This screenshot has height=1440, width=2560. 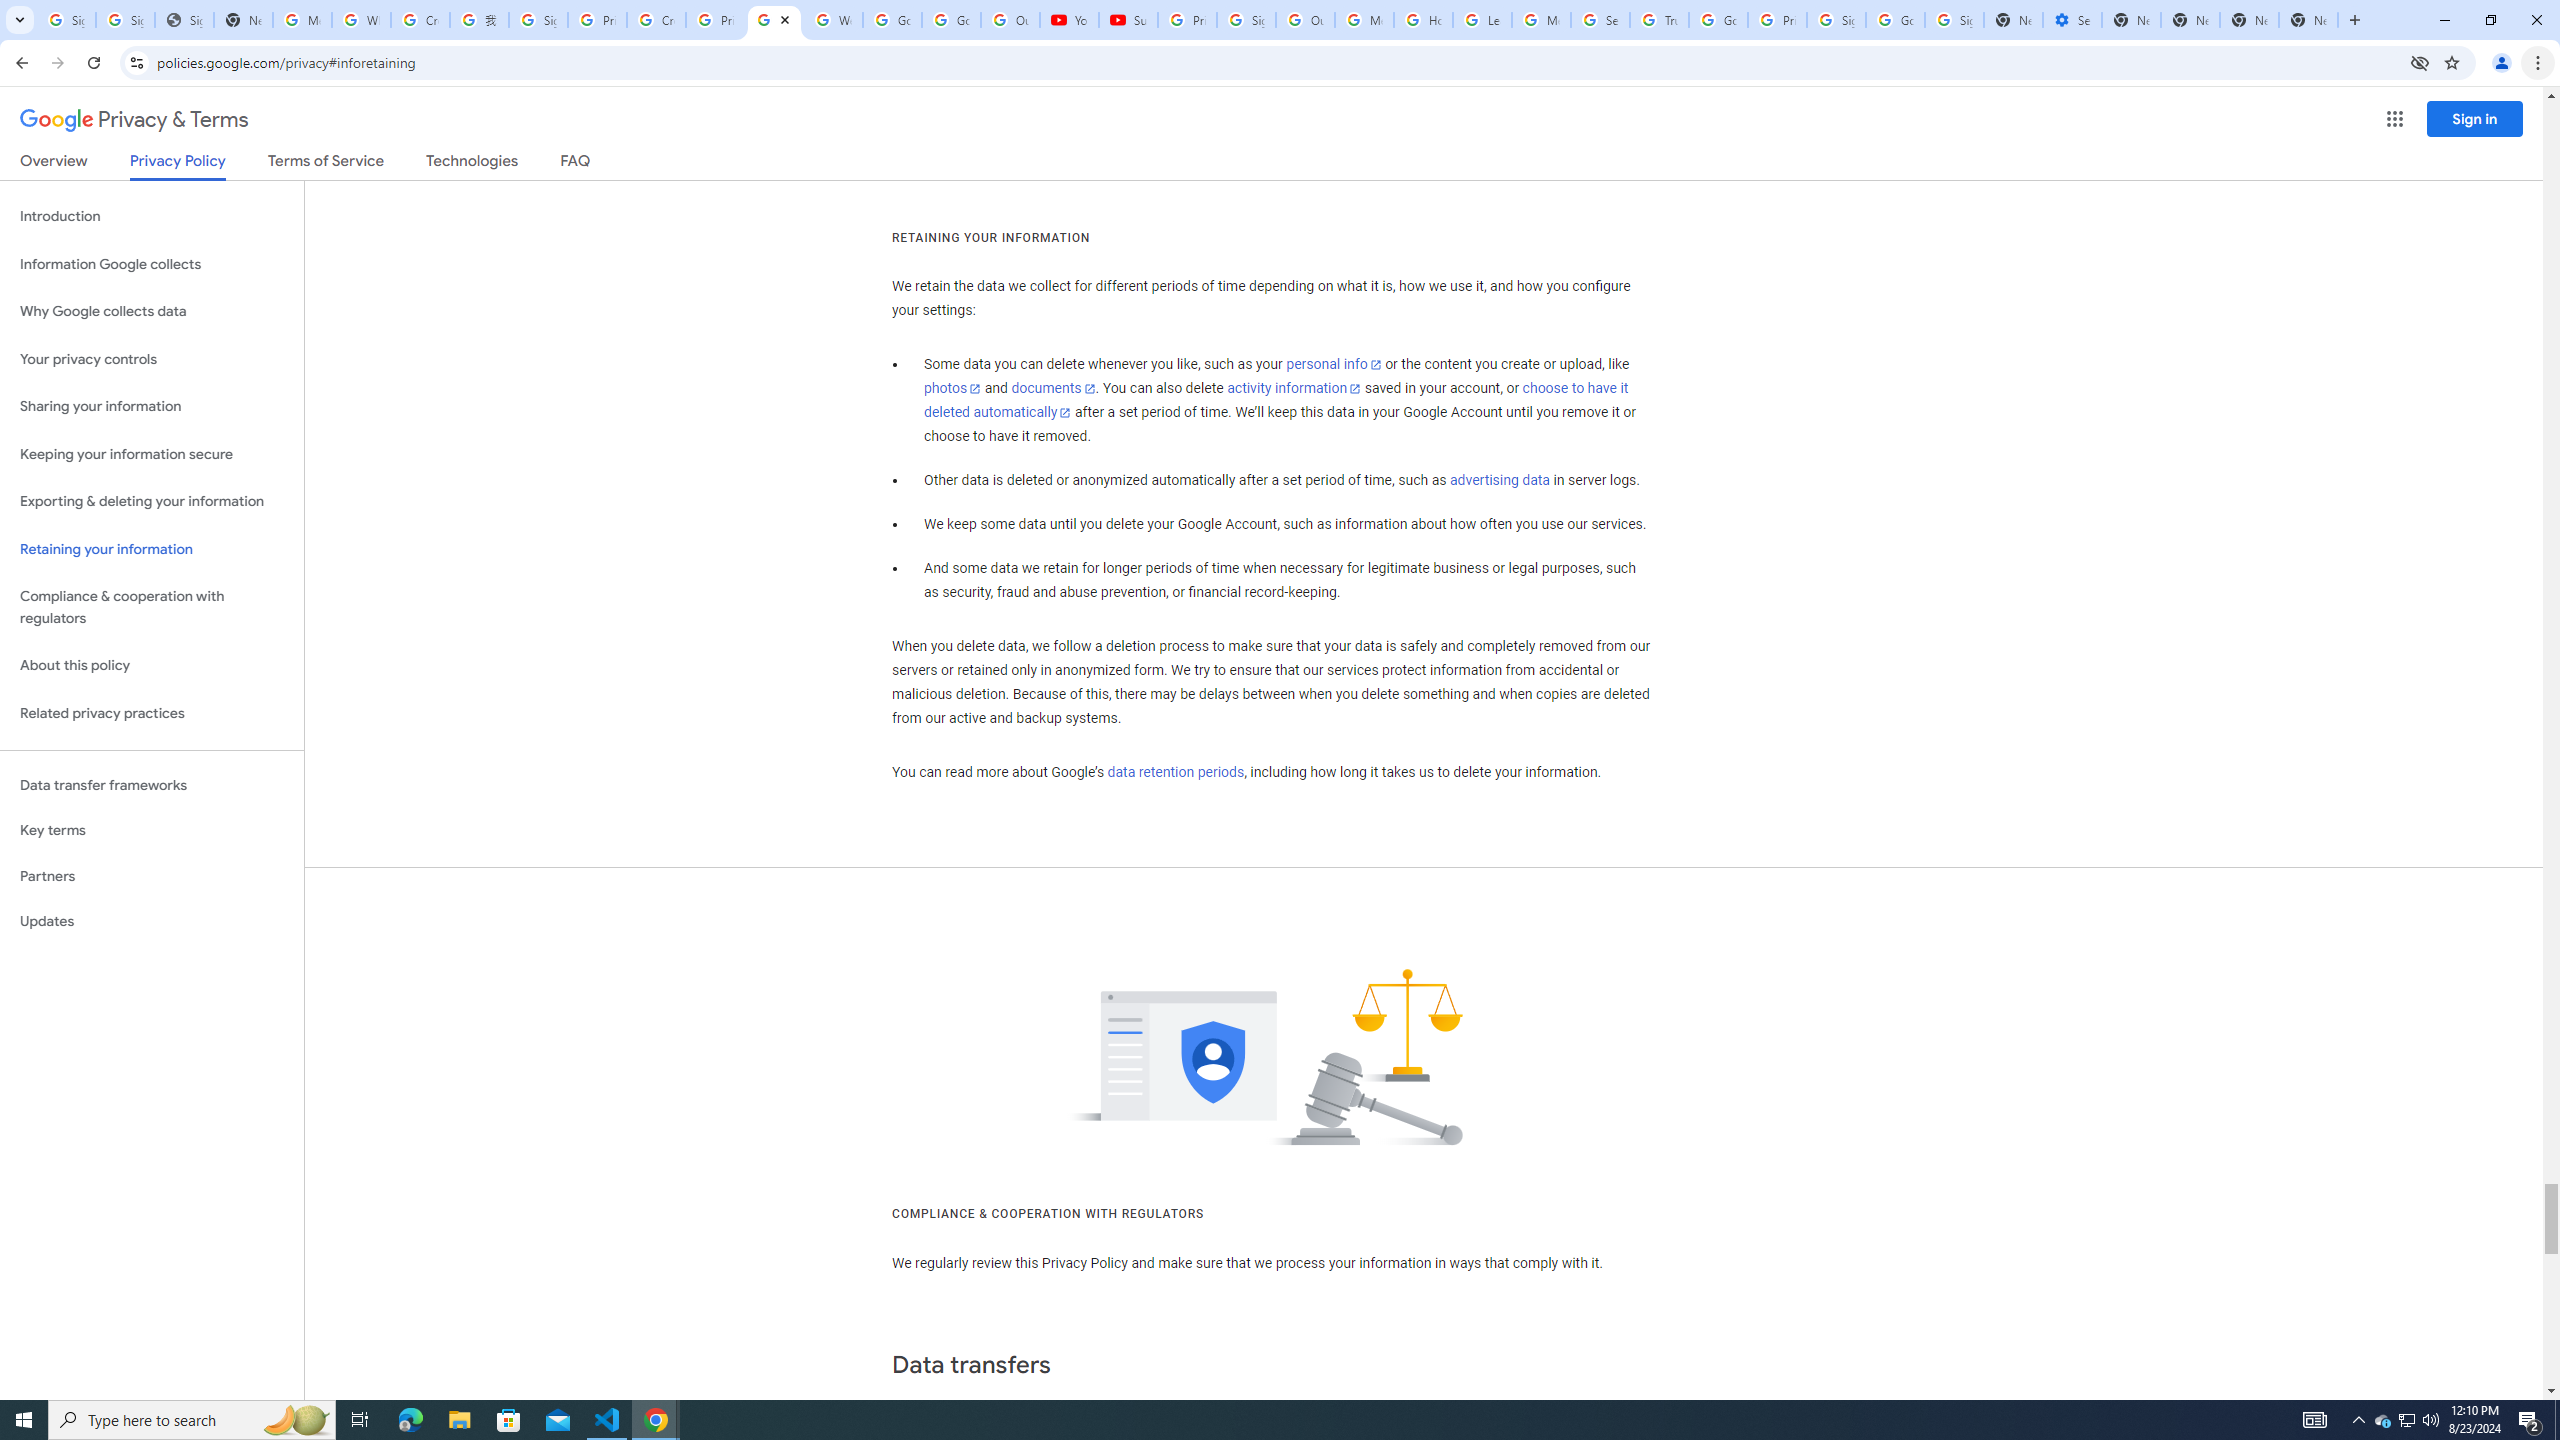 What do you see at coordinates (151, 549) in the screenshot?
I see `'Retaining your information'` at bounding box center [151, 549].